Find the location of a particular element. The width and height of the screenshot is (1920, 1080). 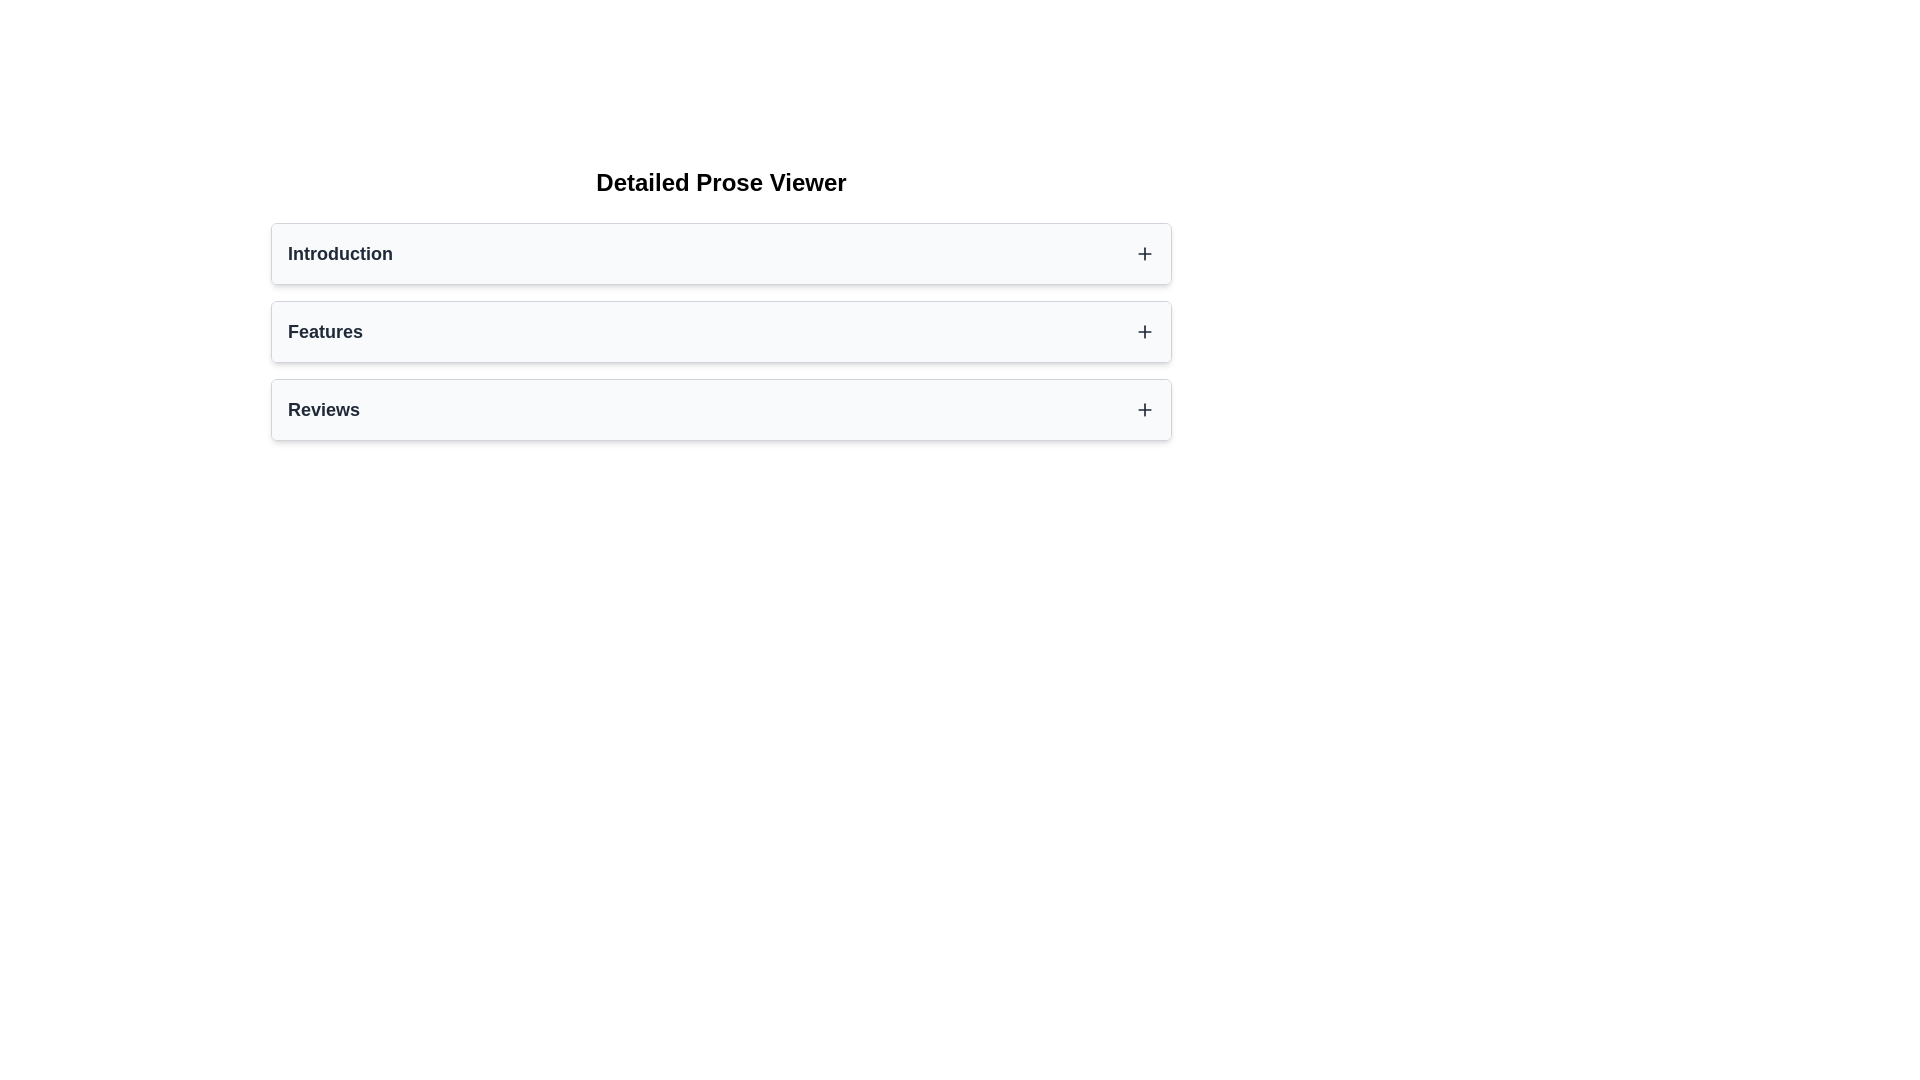

the interactive button/icon located at the far-right end of the 'Features' row is located at coordinates (1145, 330).